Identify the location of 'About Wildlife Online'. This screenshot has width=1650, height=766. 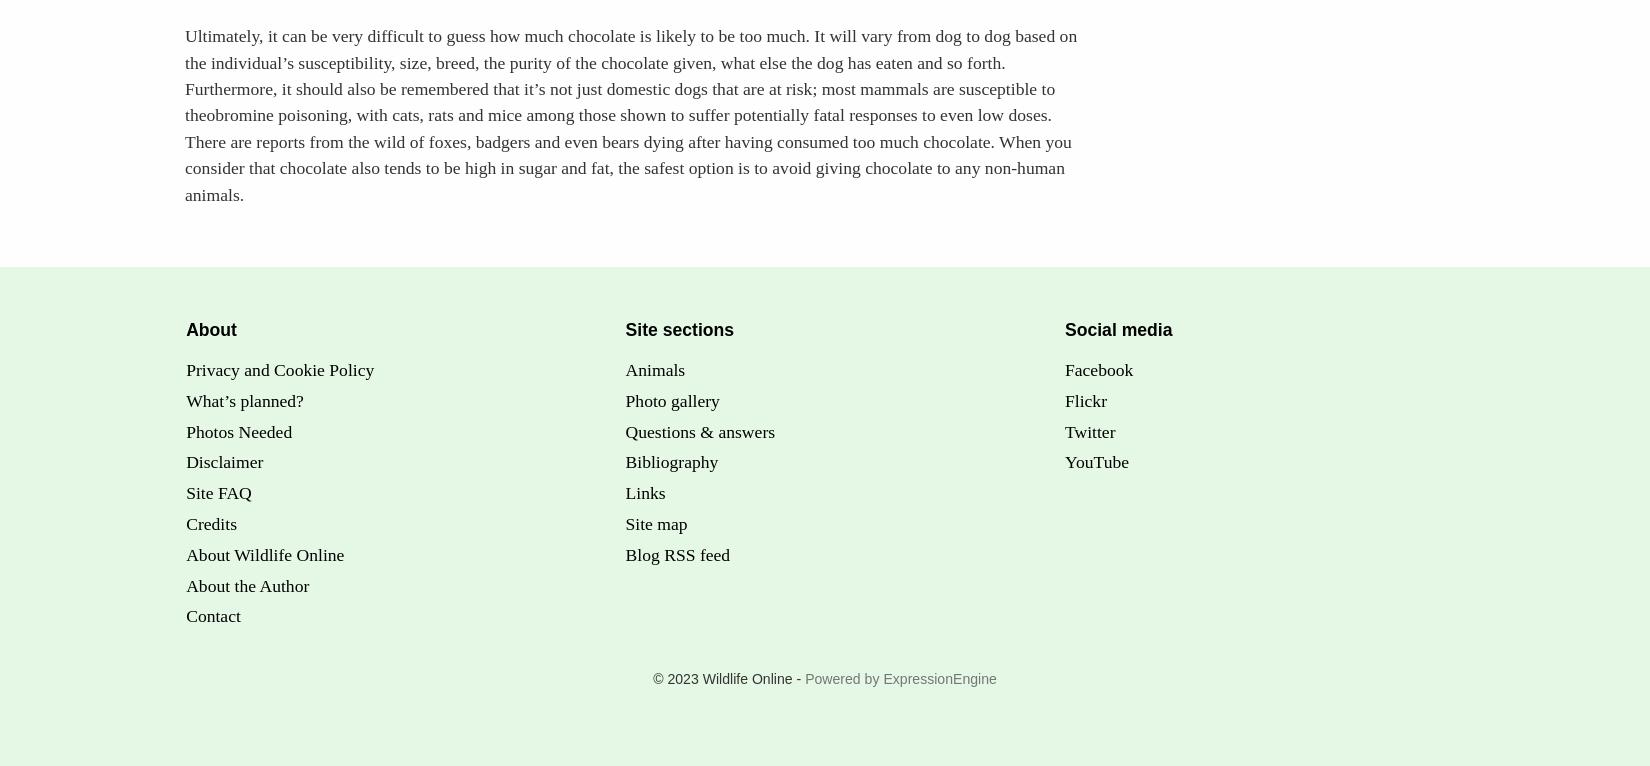
(264, 552).